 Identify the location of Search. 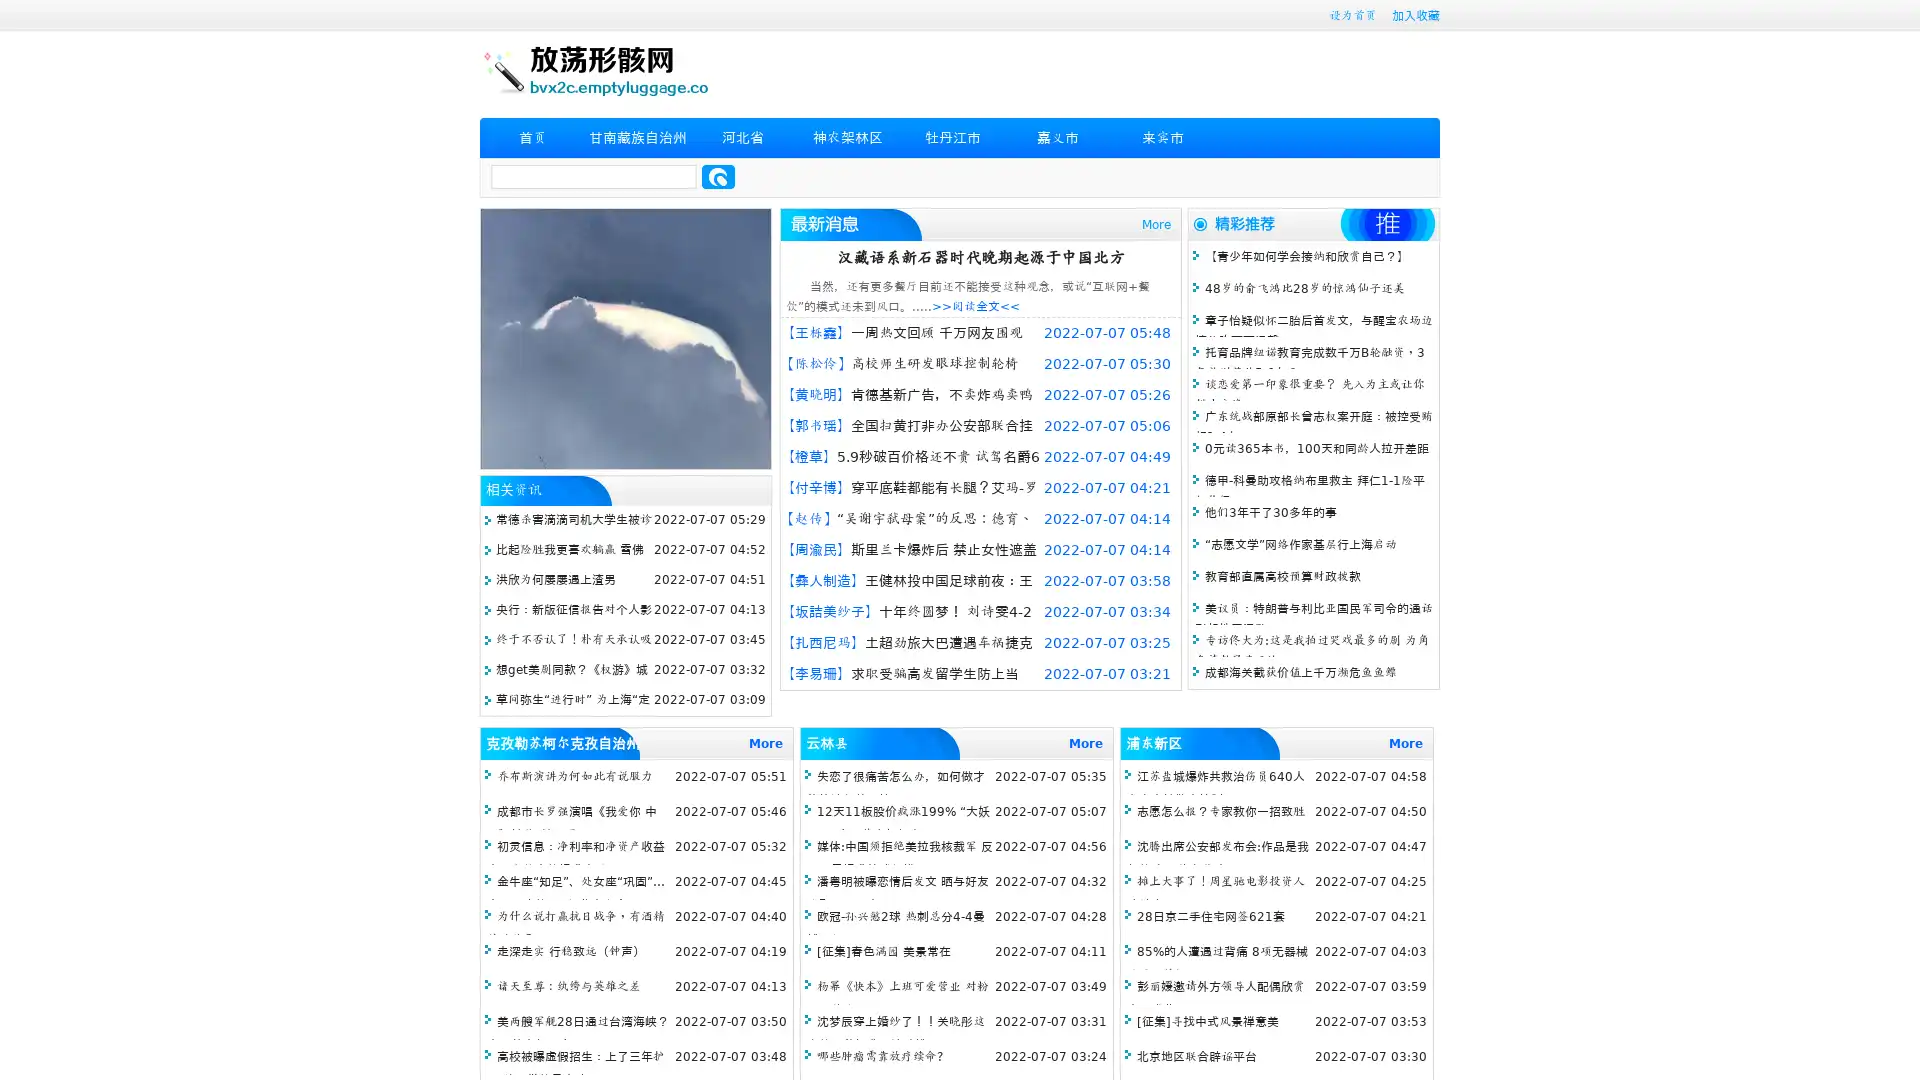
(718, 176).